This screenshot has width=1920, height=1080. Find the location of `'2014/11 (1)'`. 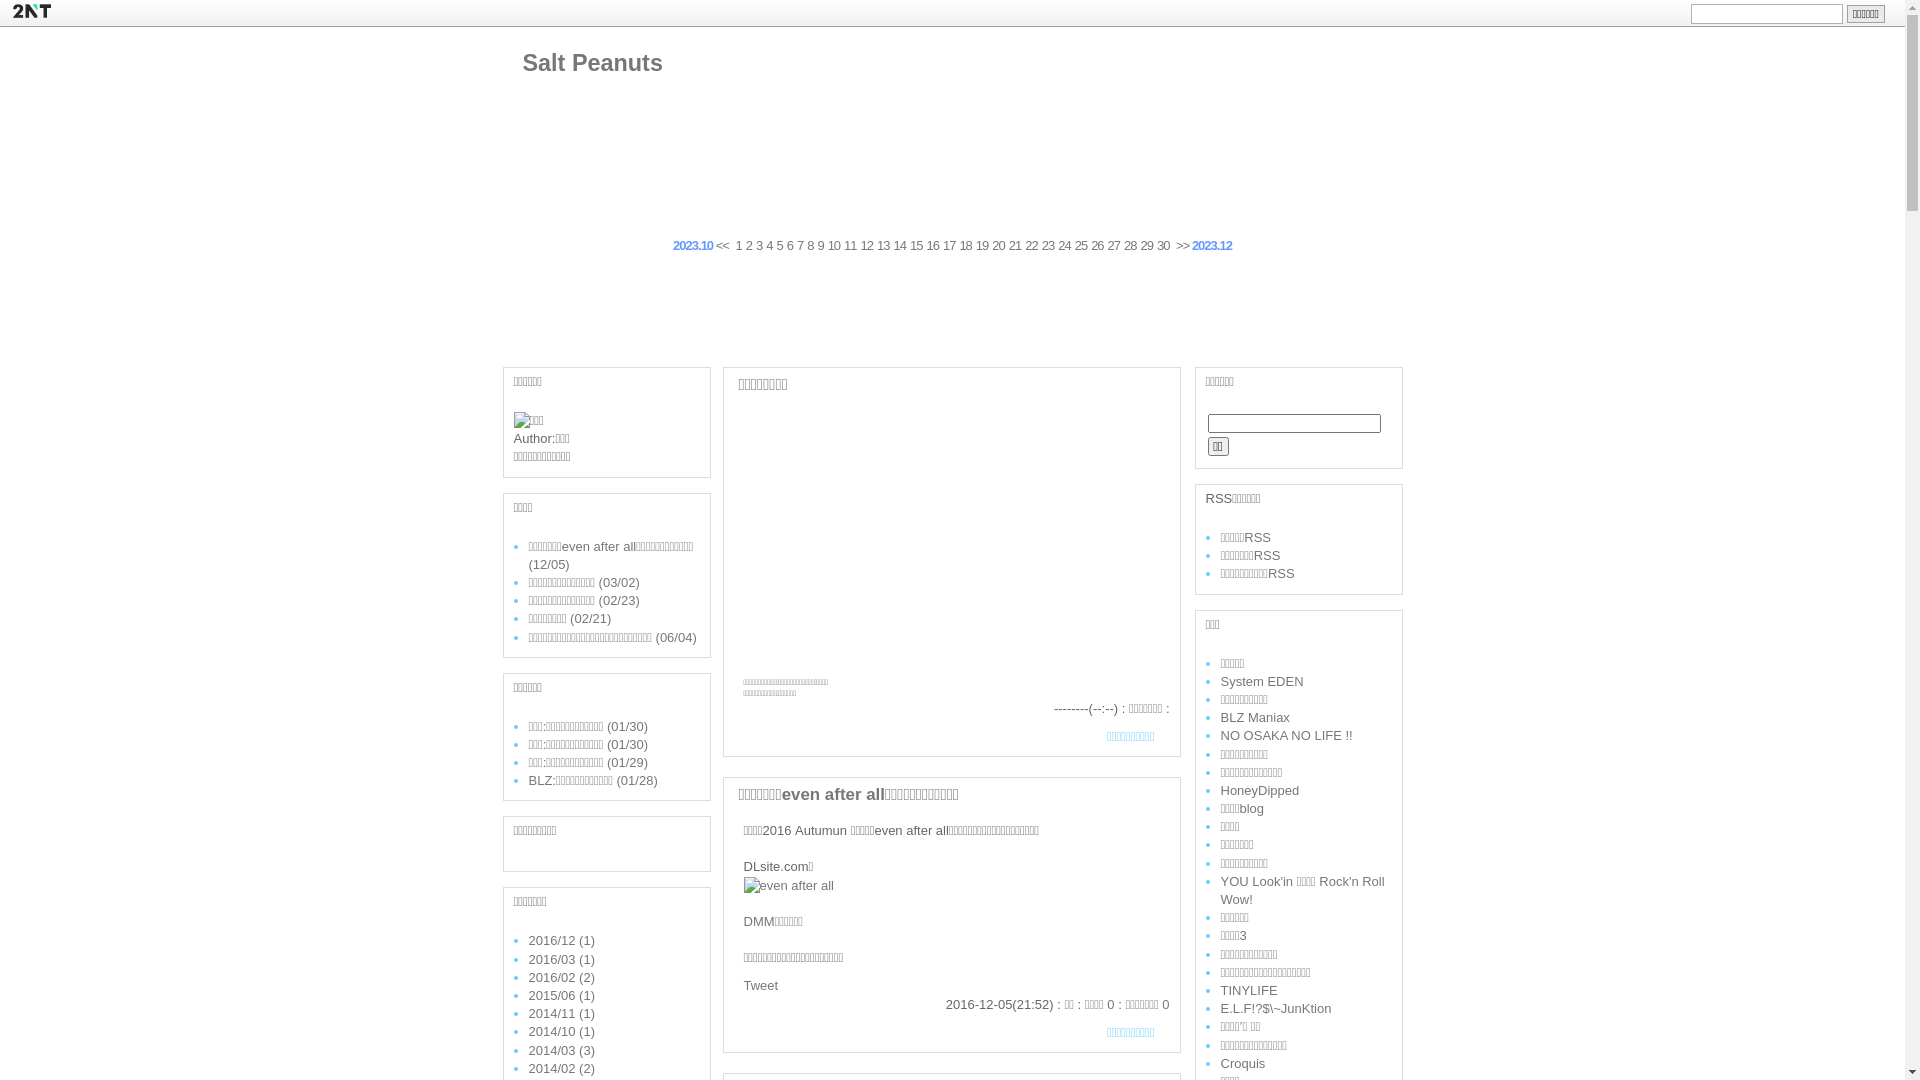

'2014/11 (1)' is located at coordinates (560, 1013).